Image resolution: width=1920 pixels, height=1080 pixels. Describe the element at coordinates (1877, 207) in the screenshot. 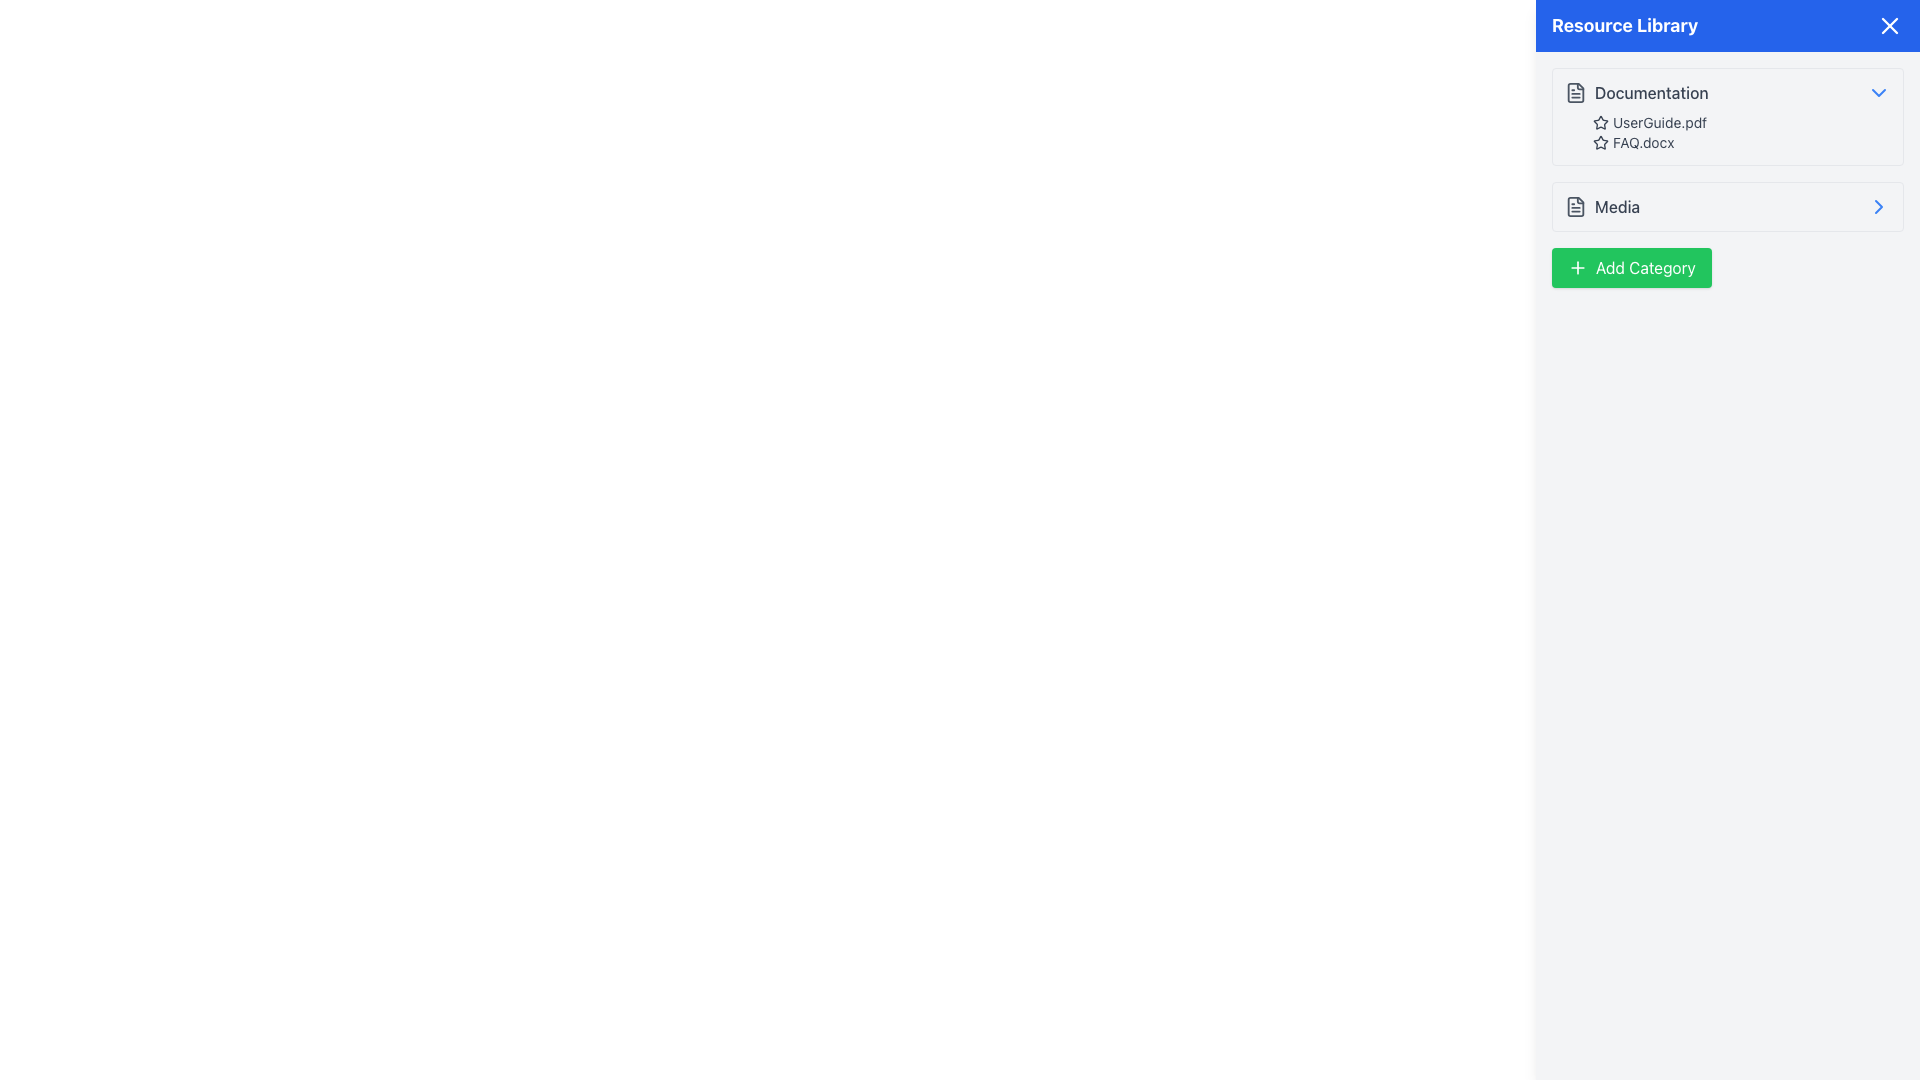

I see `the right-pointing chevron icon in the 'Media' section of the 'Resource Library' panel to interact with the expandable/collapsible menu` at that location.